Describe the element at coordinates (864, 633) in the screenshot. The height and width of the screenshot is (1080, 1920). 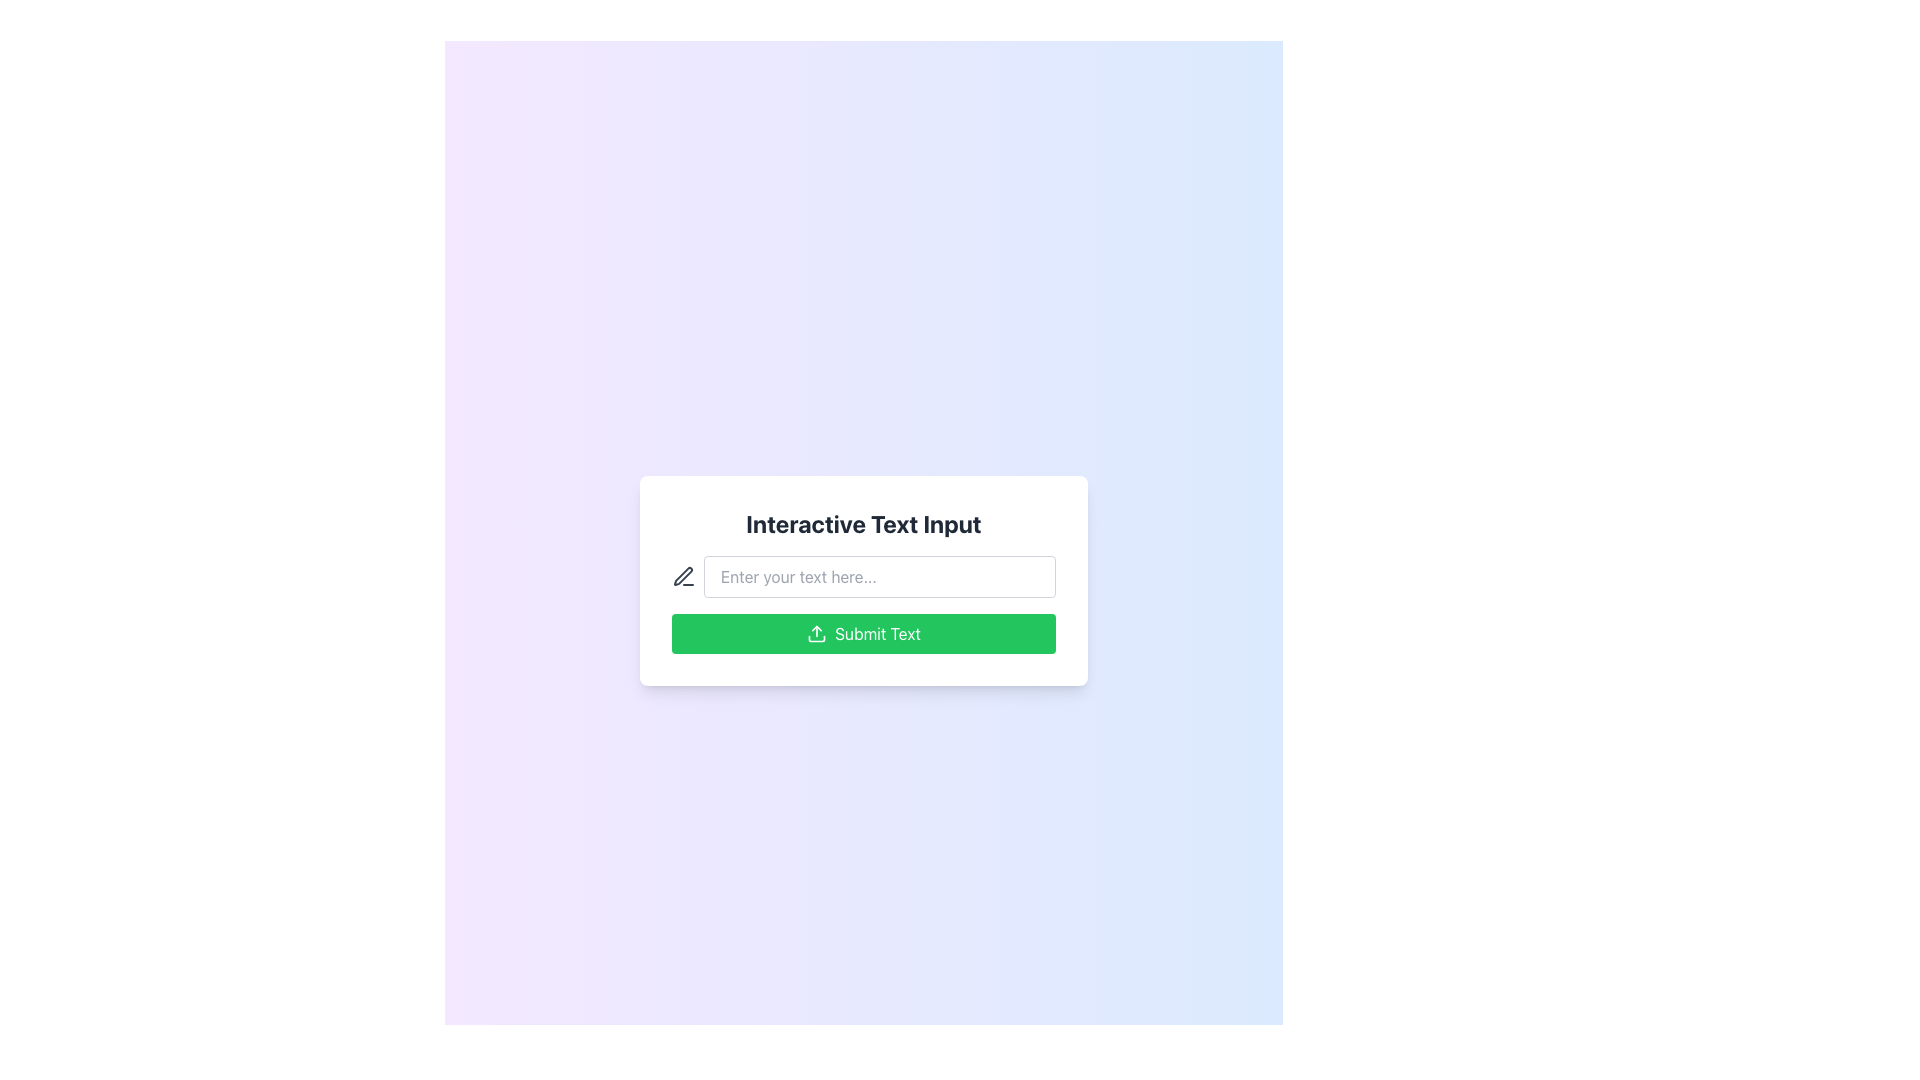
I see `the rectangular green button labeled 'Submit Text'` at that location.